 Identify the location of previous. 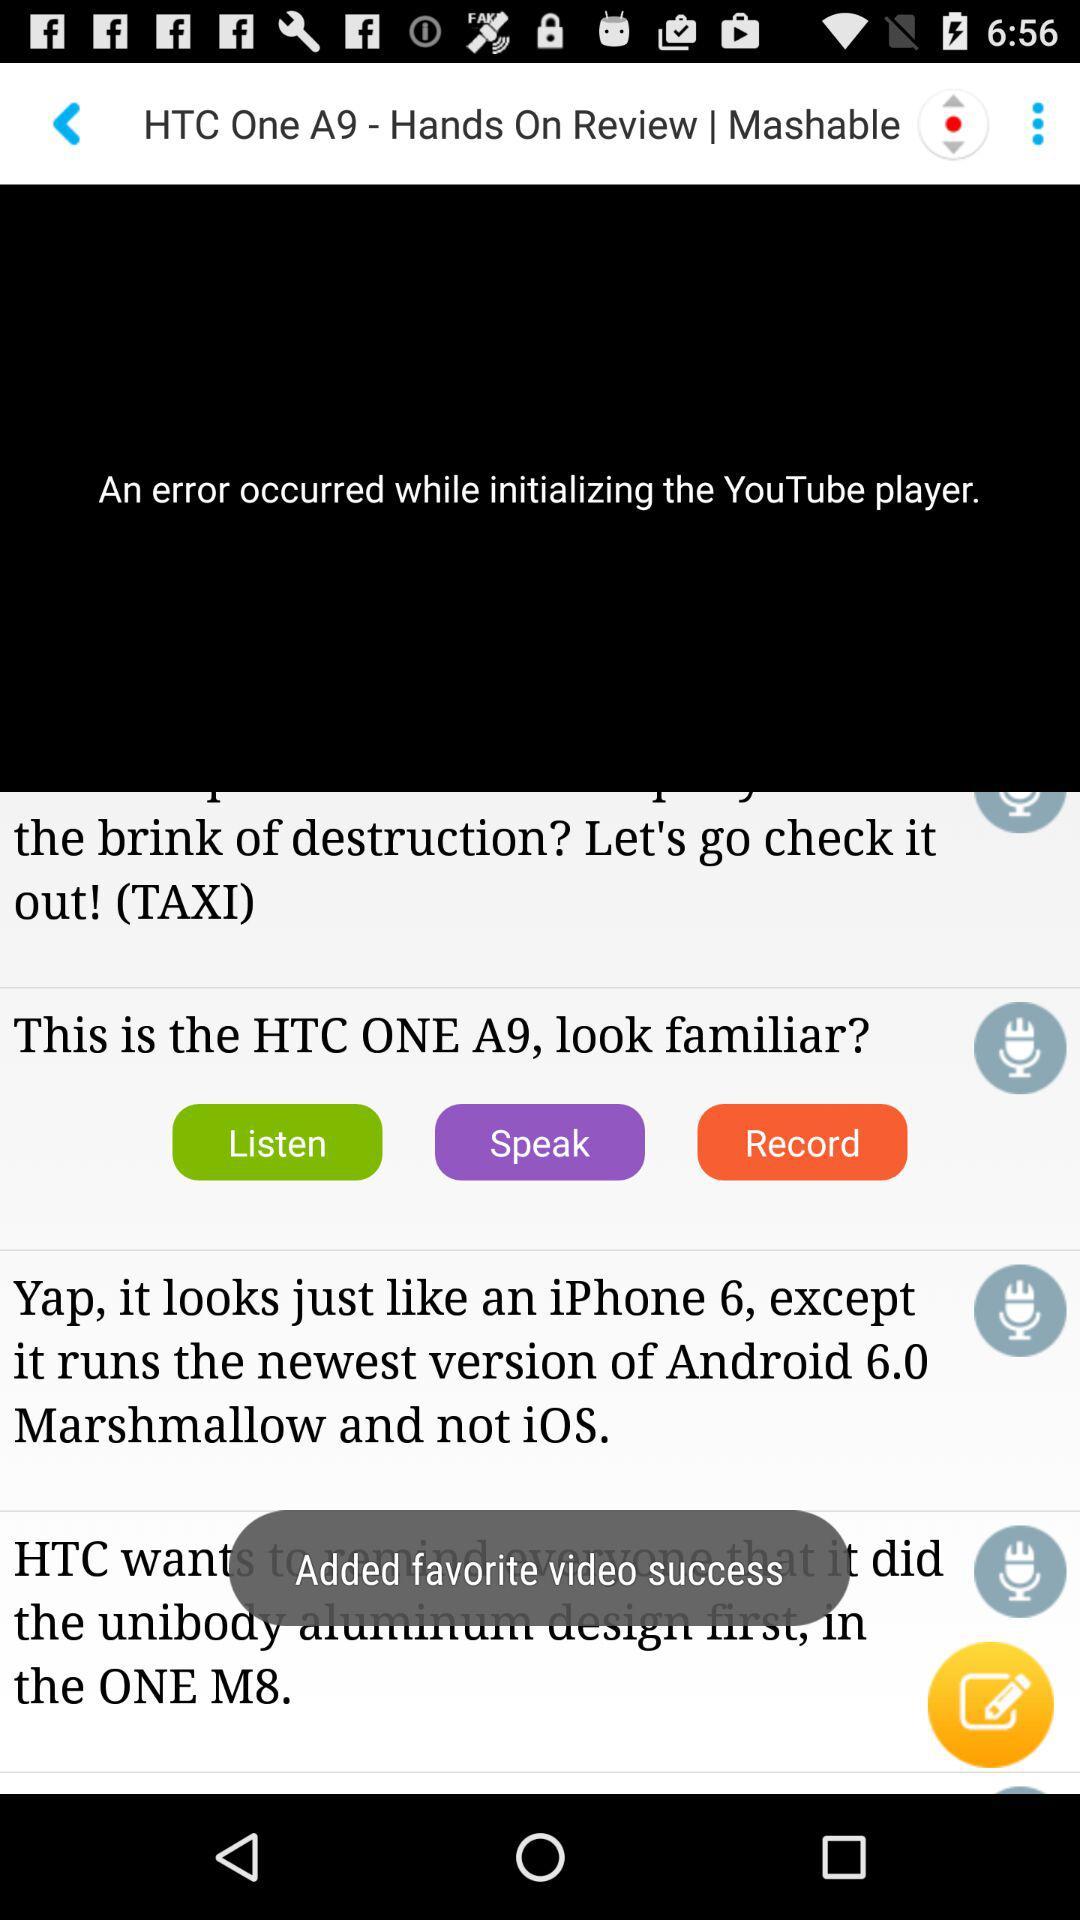
(68, 122).